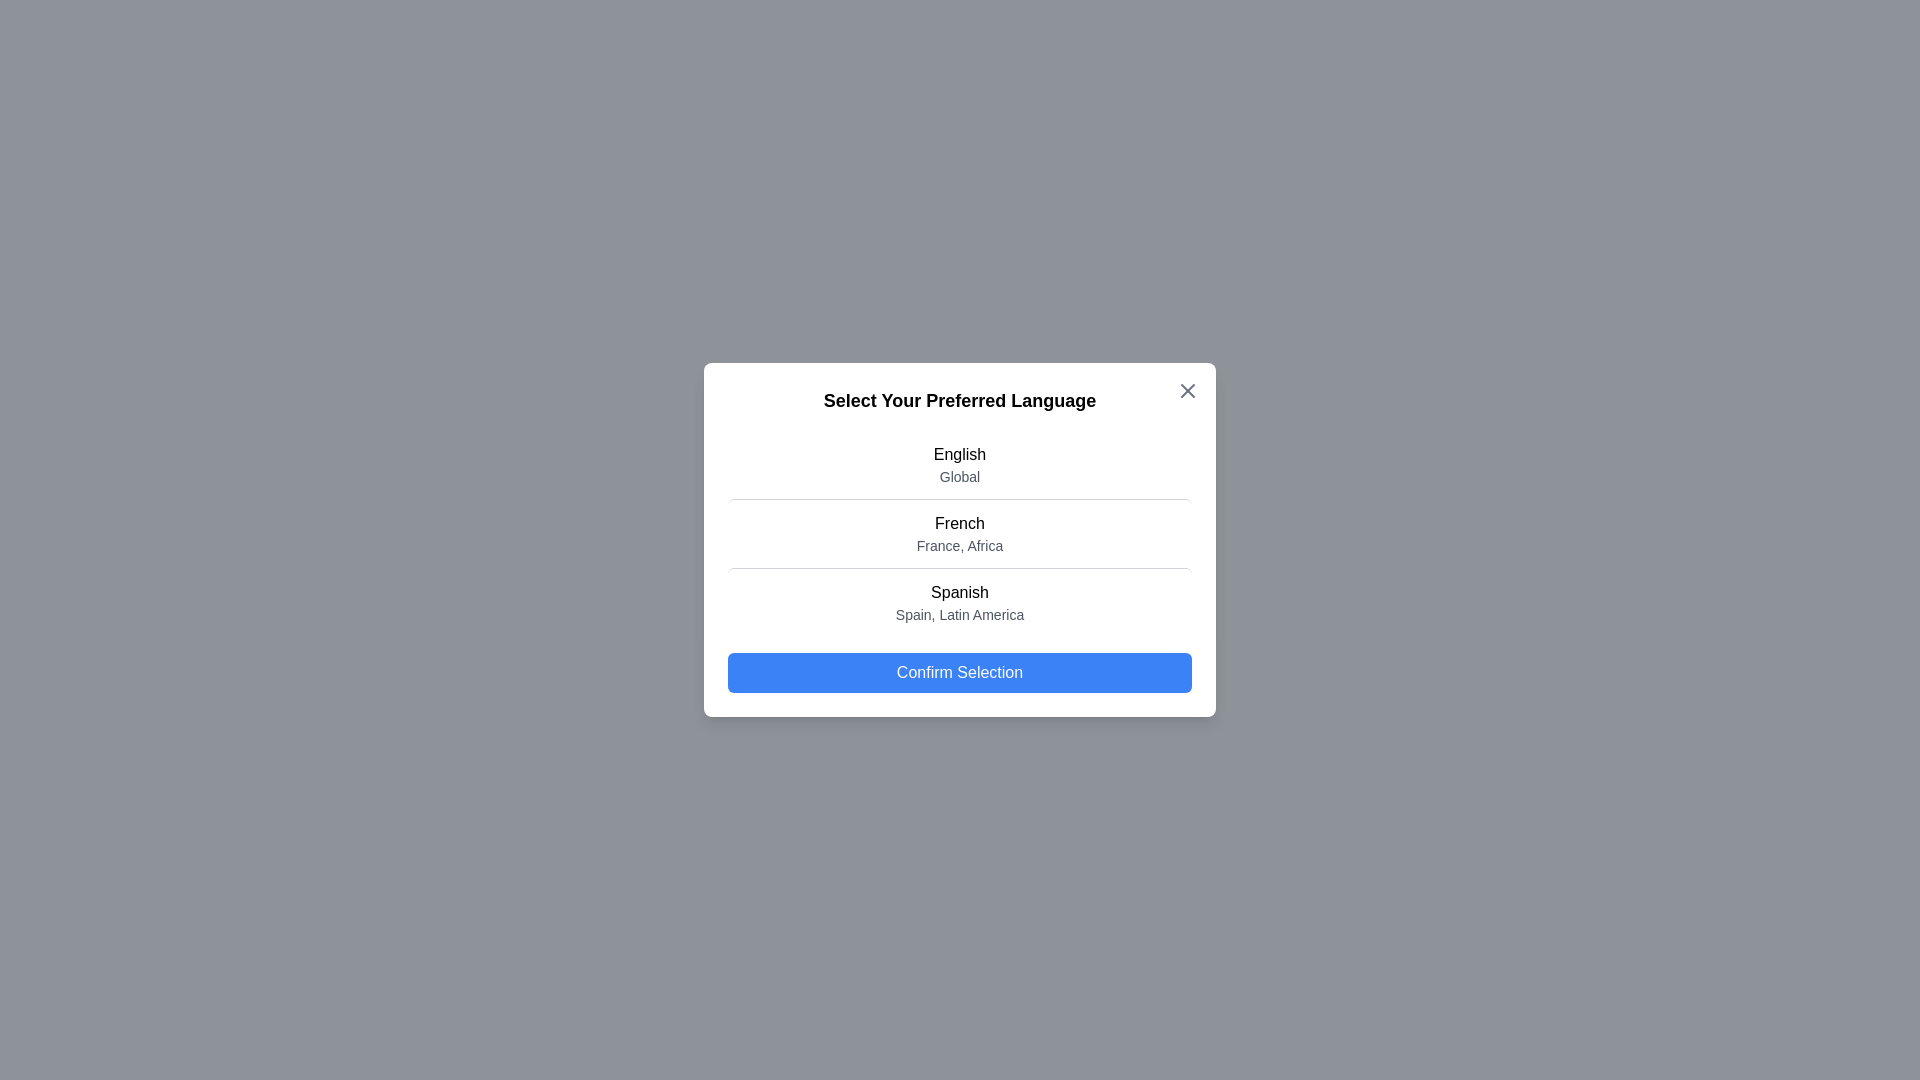  Describe the element at coordinates (960, 601) in the screenshot. I see `the language Spanish from the list` at that location.